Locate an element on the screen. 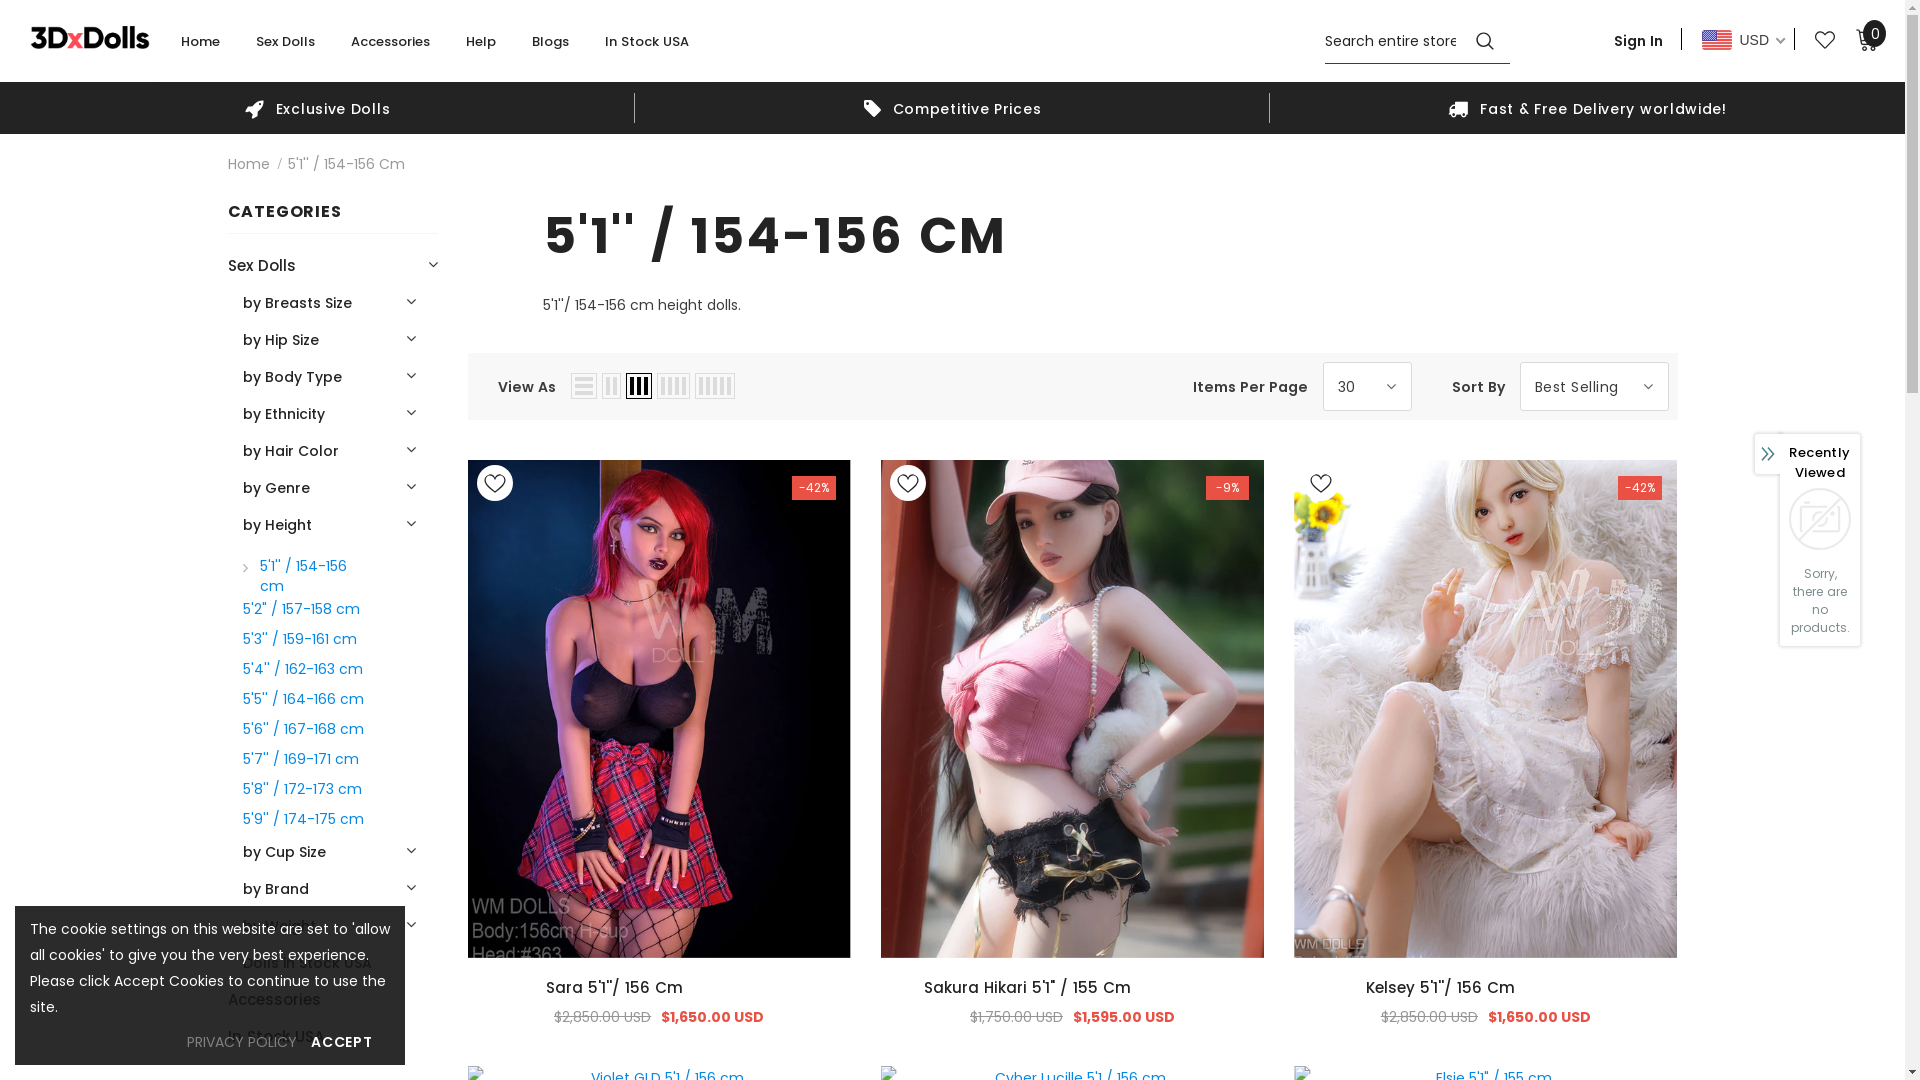 This screenshot has width=1920, height=1080. 'PRIVACY POLICY' is located at coordinates (240, 1040).